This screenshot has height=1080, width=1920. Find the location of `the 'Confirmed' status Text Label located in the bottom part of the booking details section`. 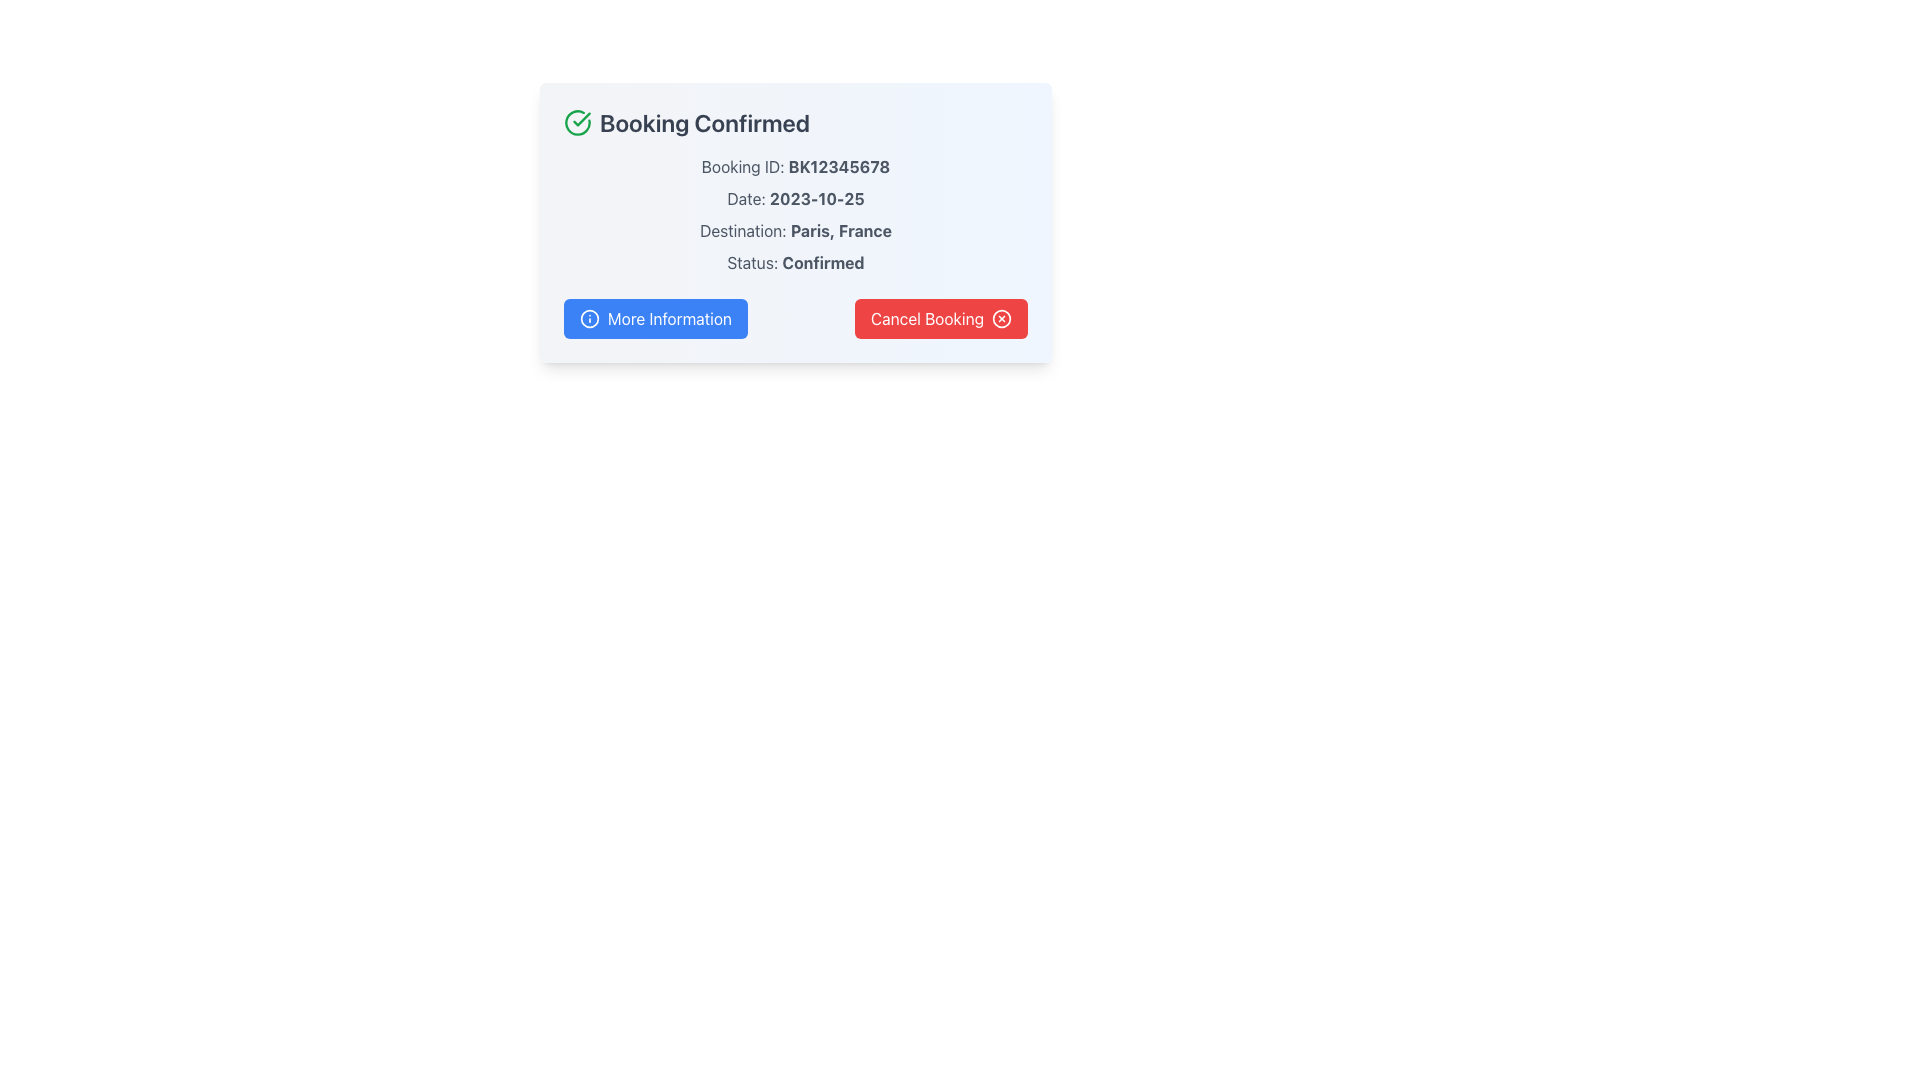

the 'Confirmed' status Text Label located in the bottom part of the booking details section is located at coordinates (795, 261).